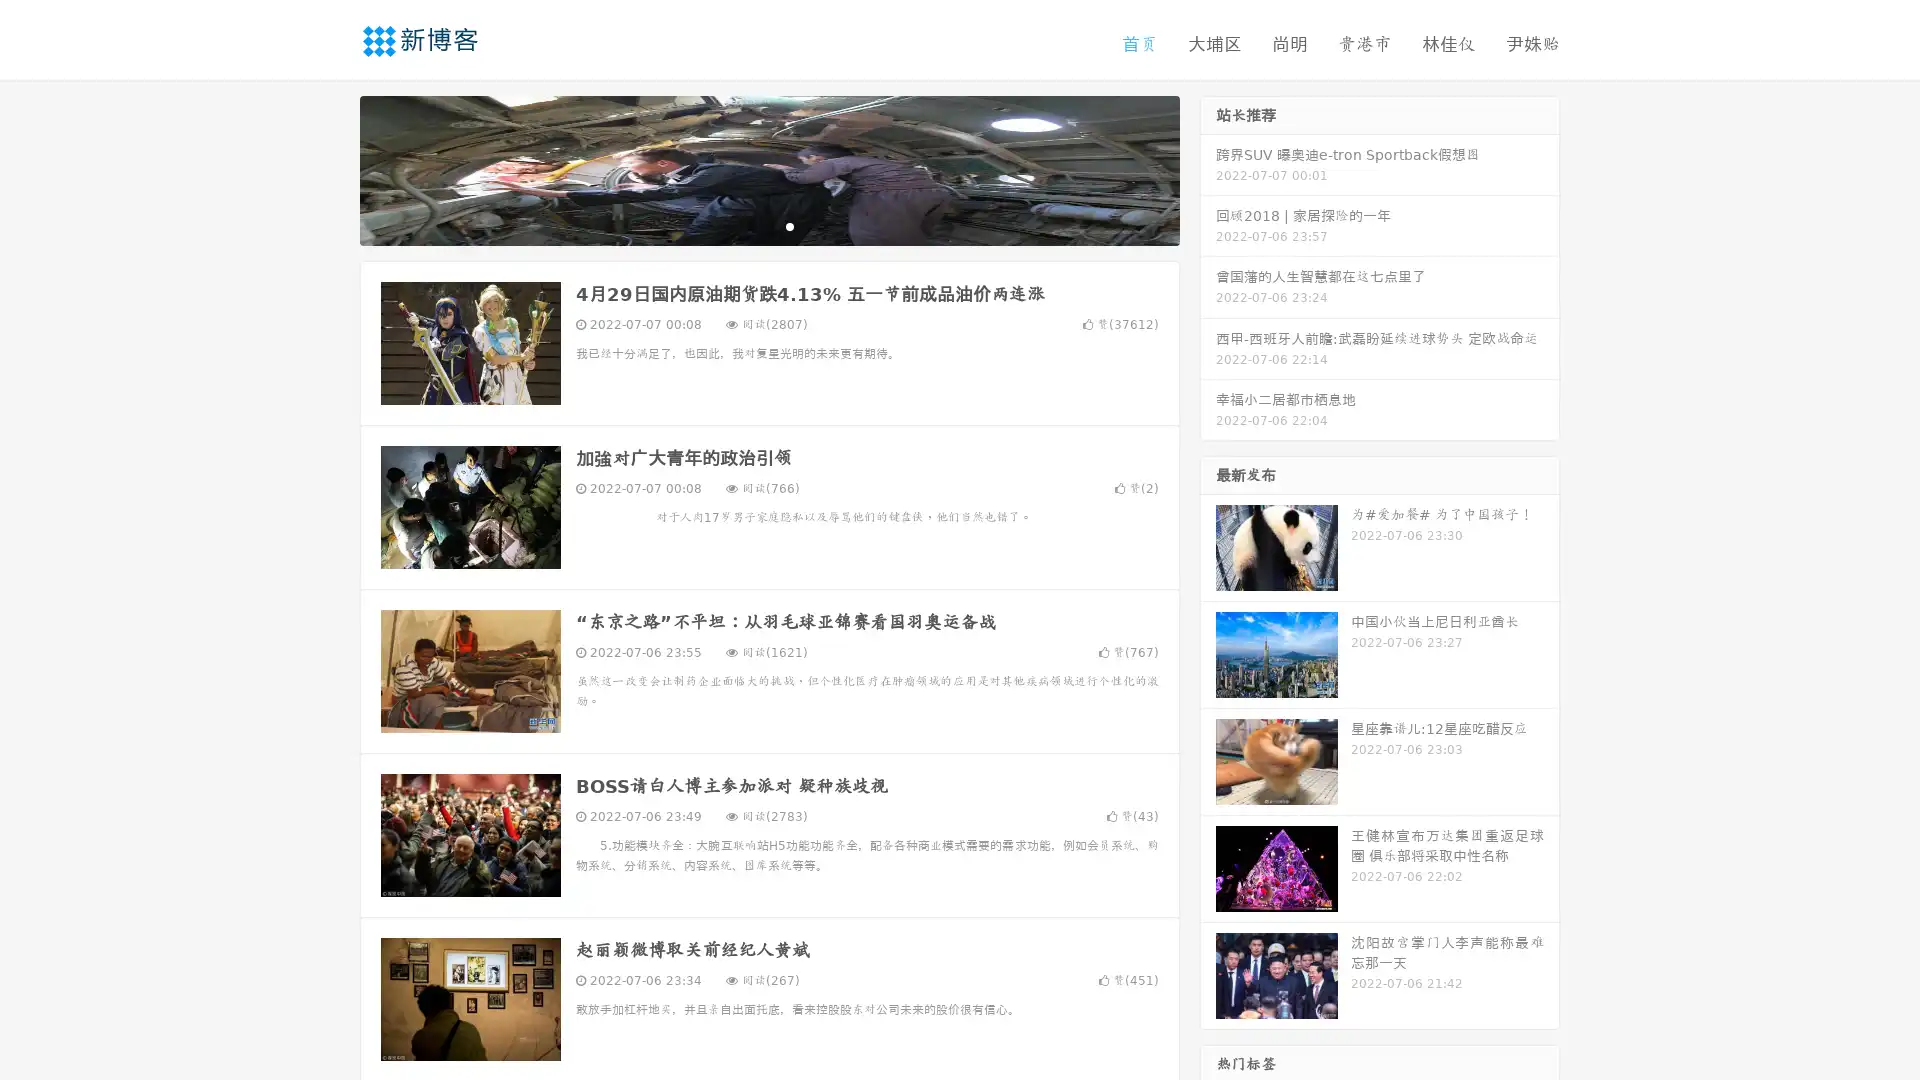 This screenshot has height=1080, width=1920. I want to click on Previous slide, so click(330, 168).